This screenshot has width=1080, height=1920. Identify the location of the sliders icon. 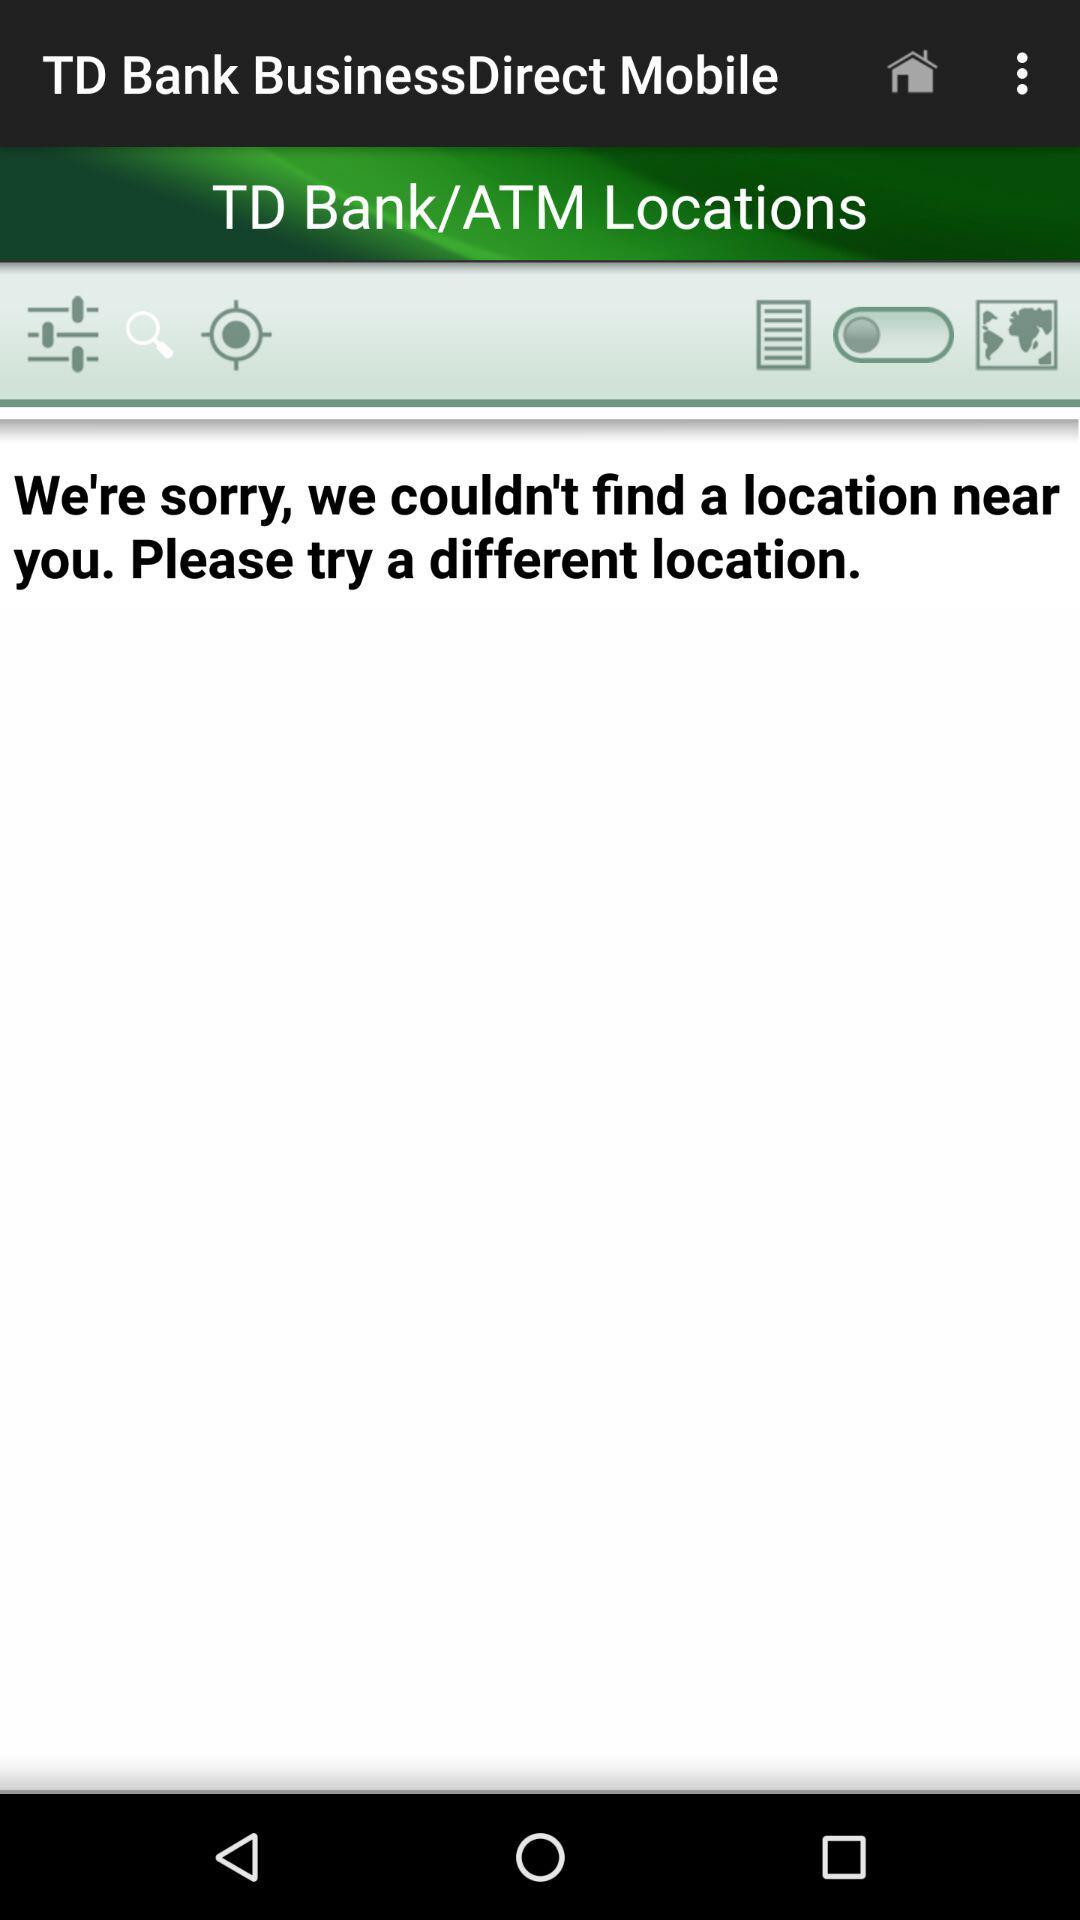
(61, 334).